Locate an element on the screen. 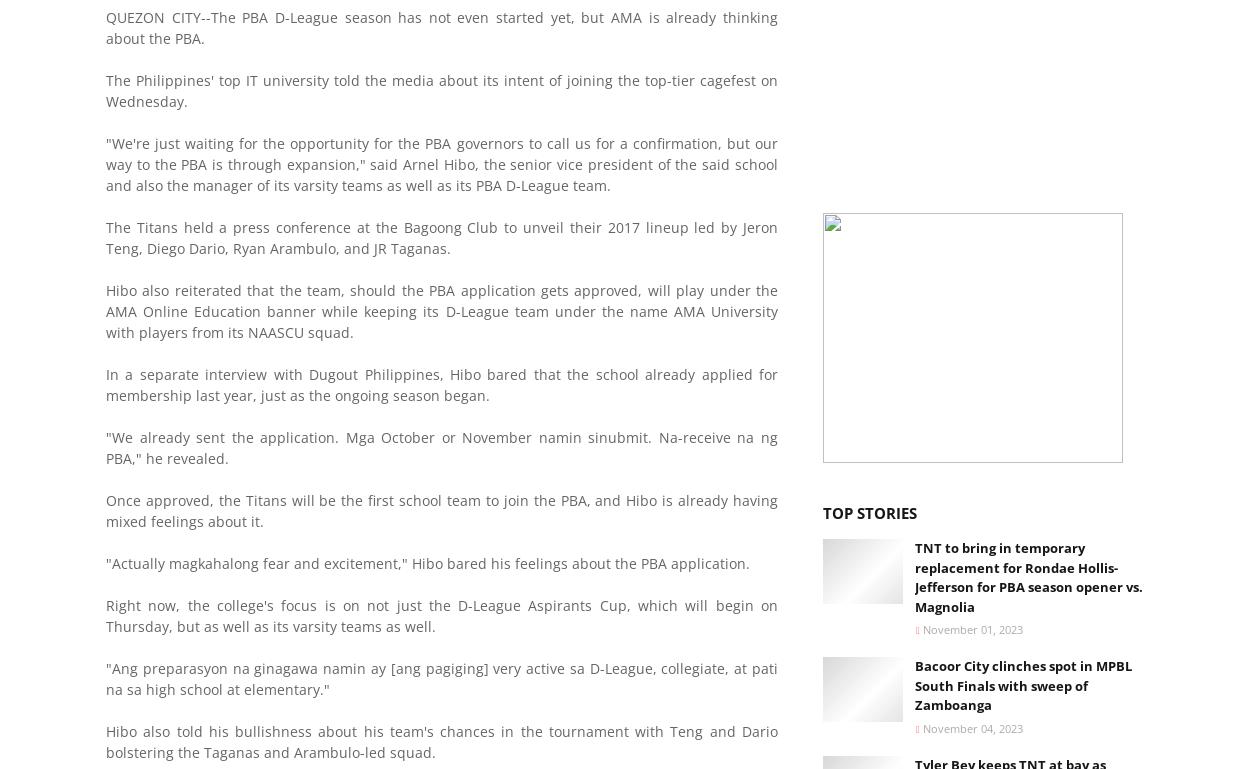 This screenshot has width=1250, height=769. 'Ang preparasyon na ginagawa namin ay' is located at coordinates (251, 666).